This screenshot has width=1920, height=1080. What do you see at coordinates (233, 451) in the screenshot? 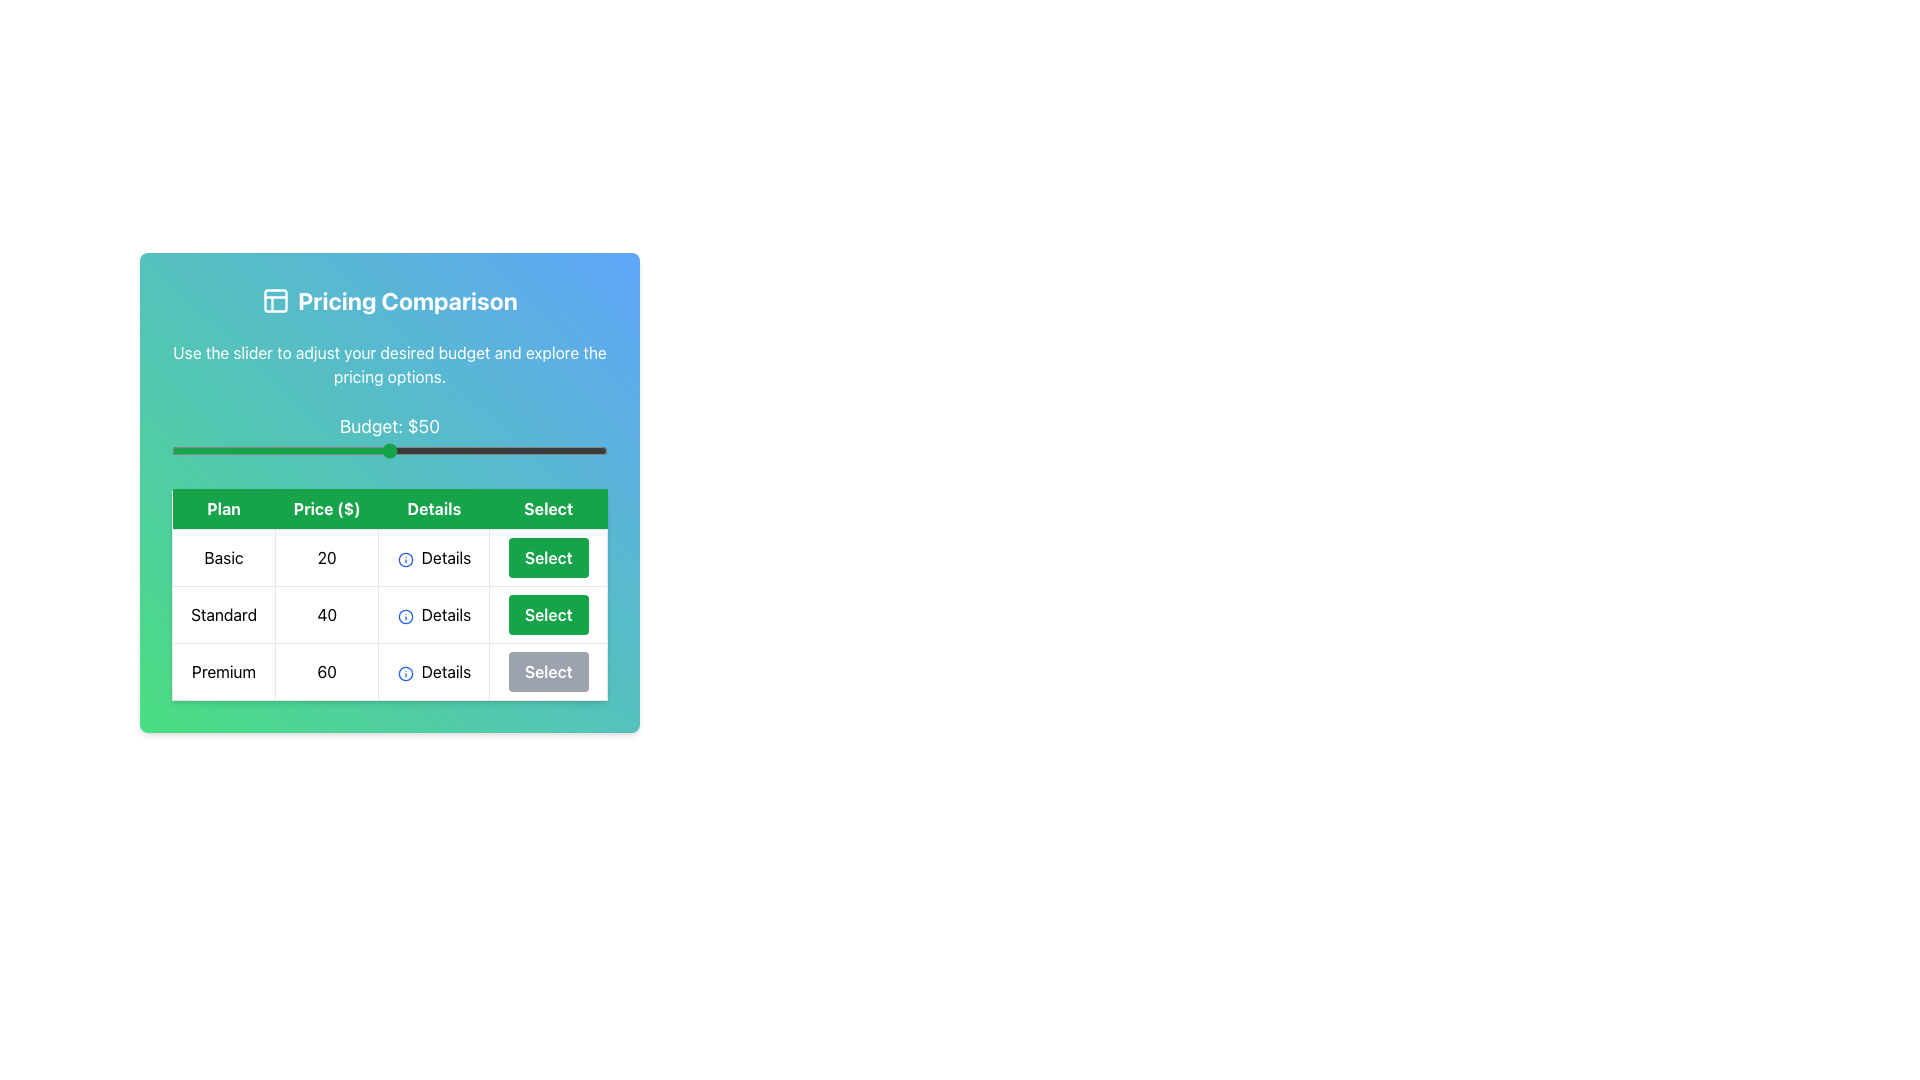
I see `the budget` at bounding box center [233, 451].